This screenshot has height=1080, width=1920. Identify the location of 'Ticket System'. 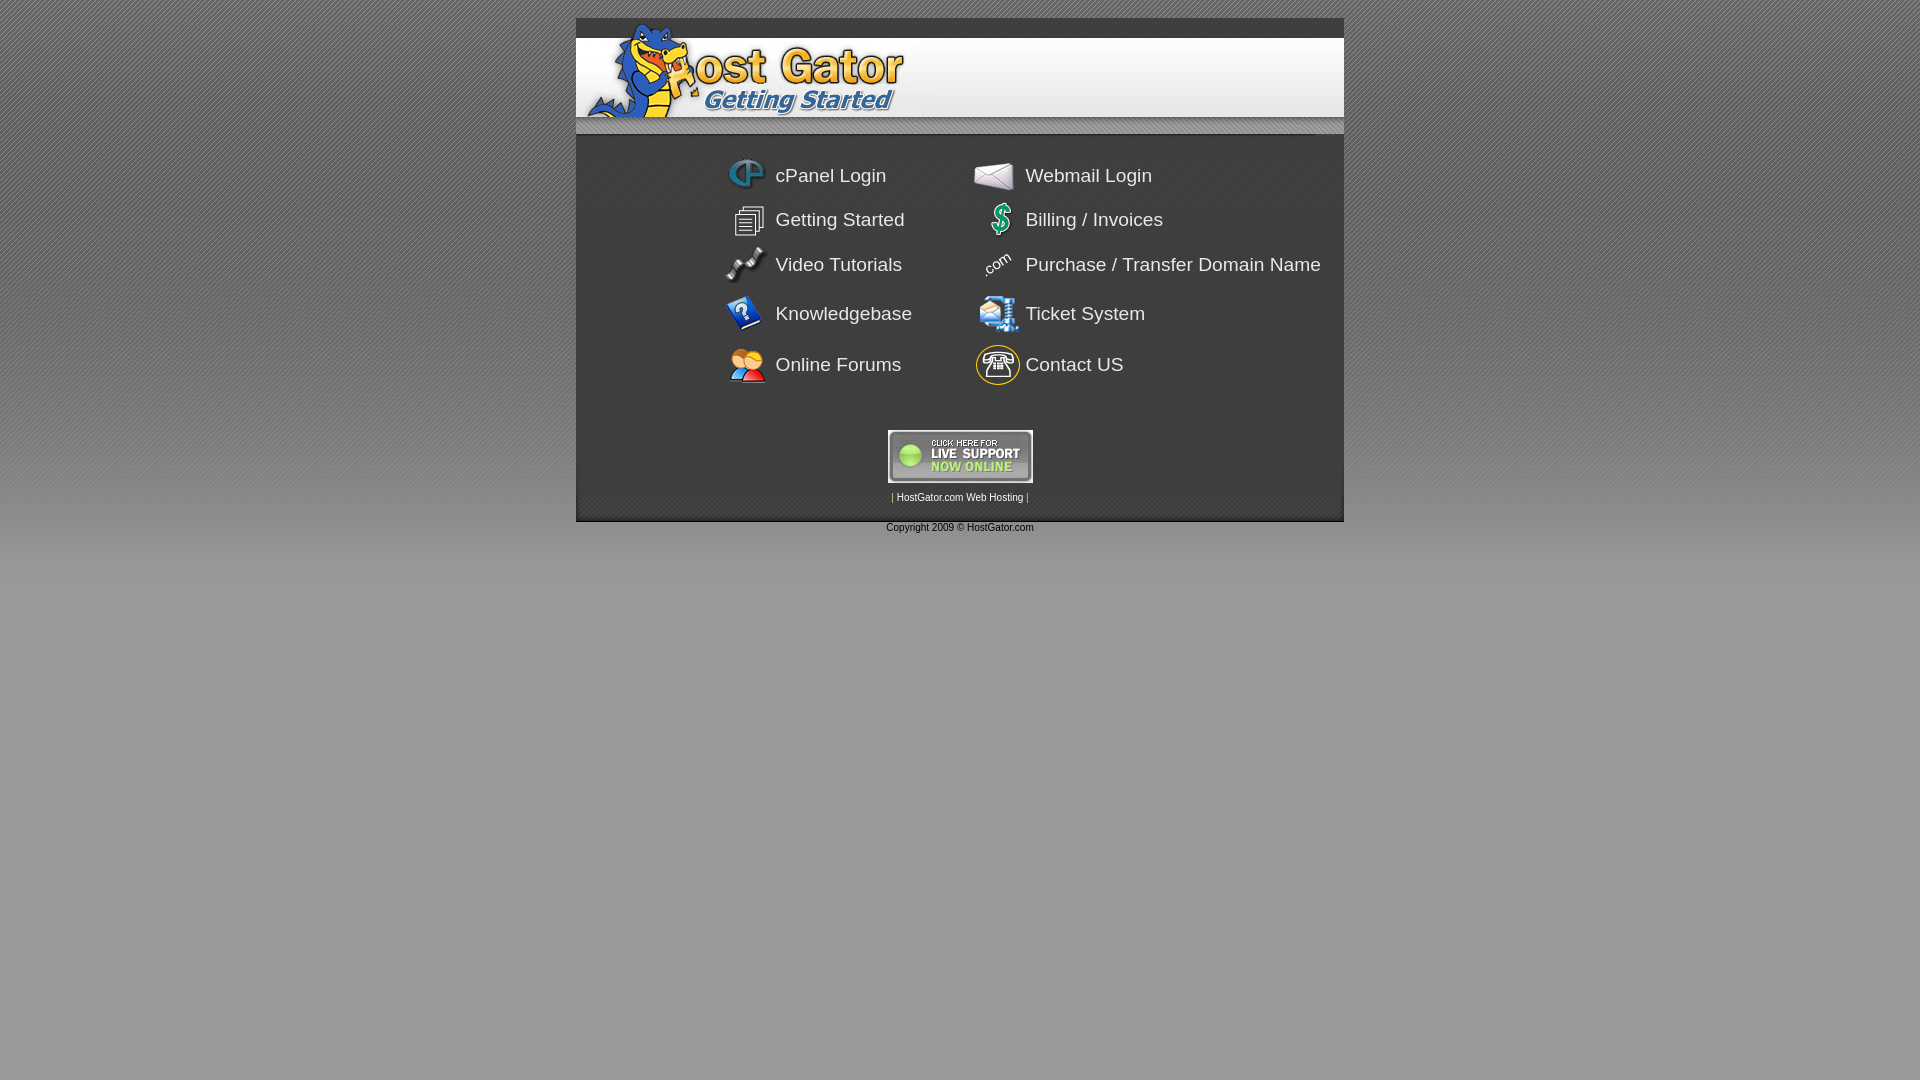
(1083, 313).